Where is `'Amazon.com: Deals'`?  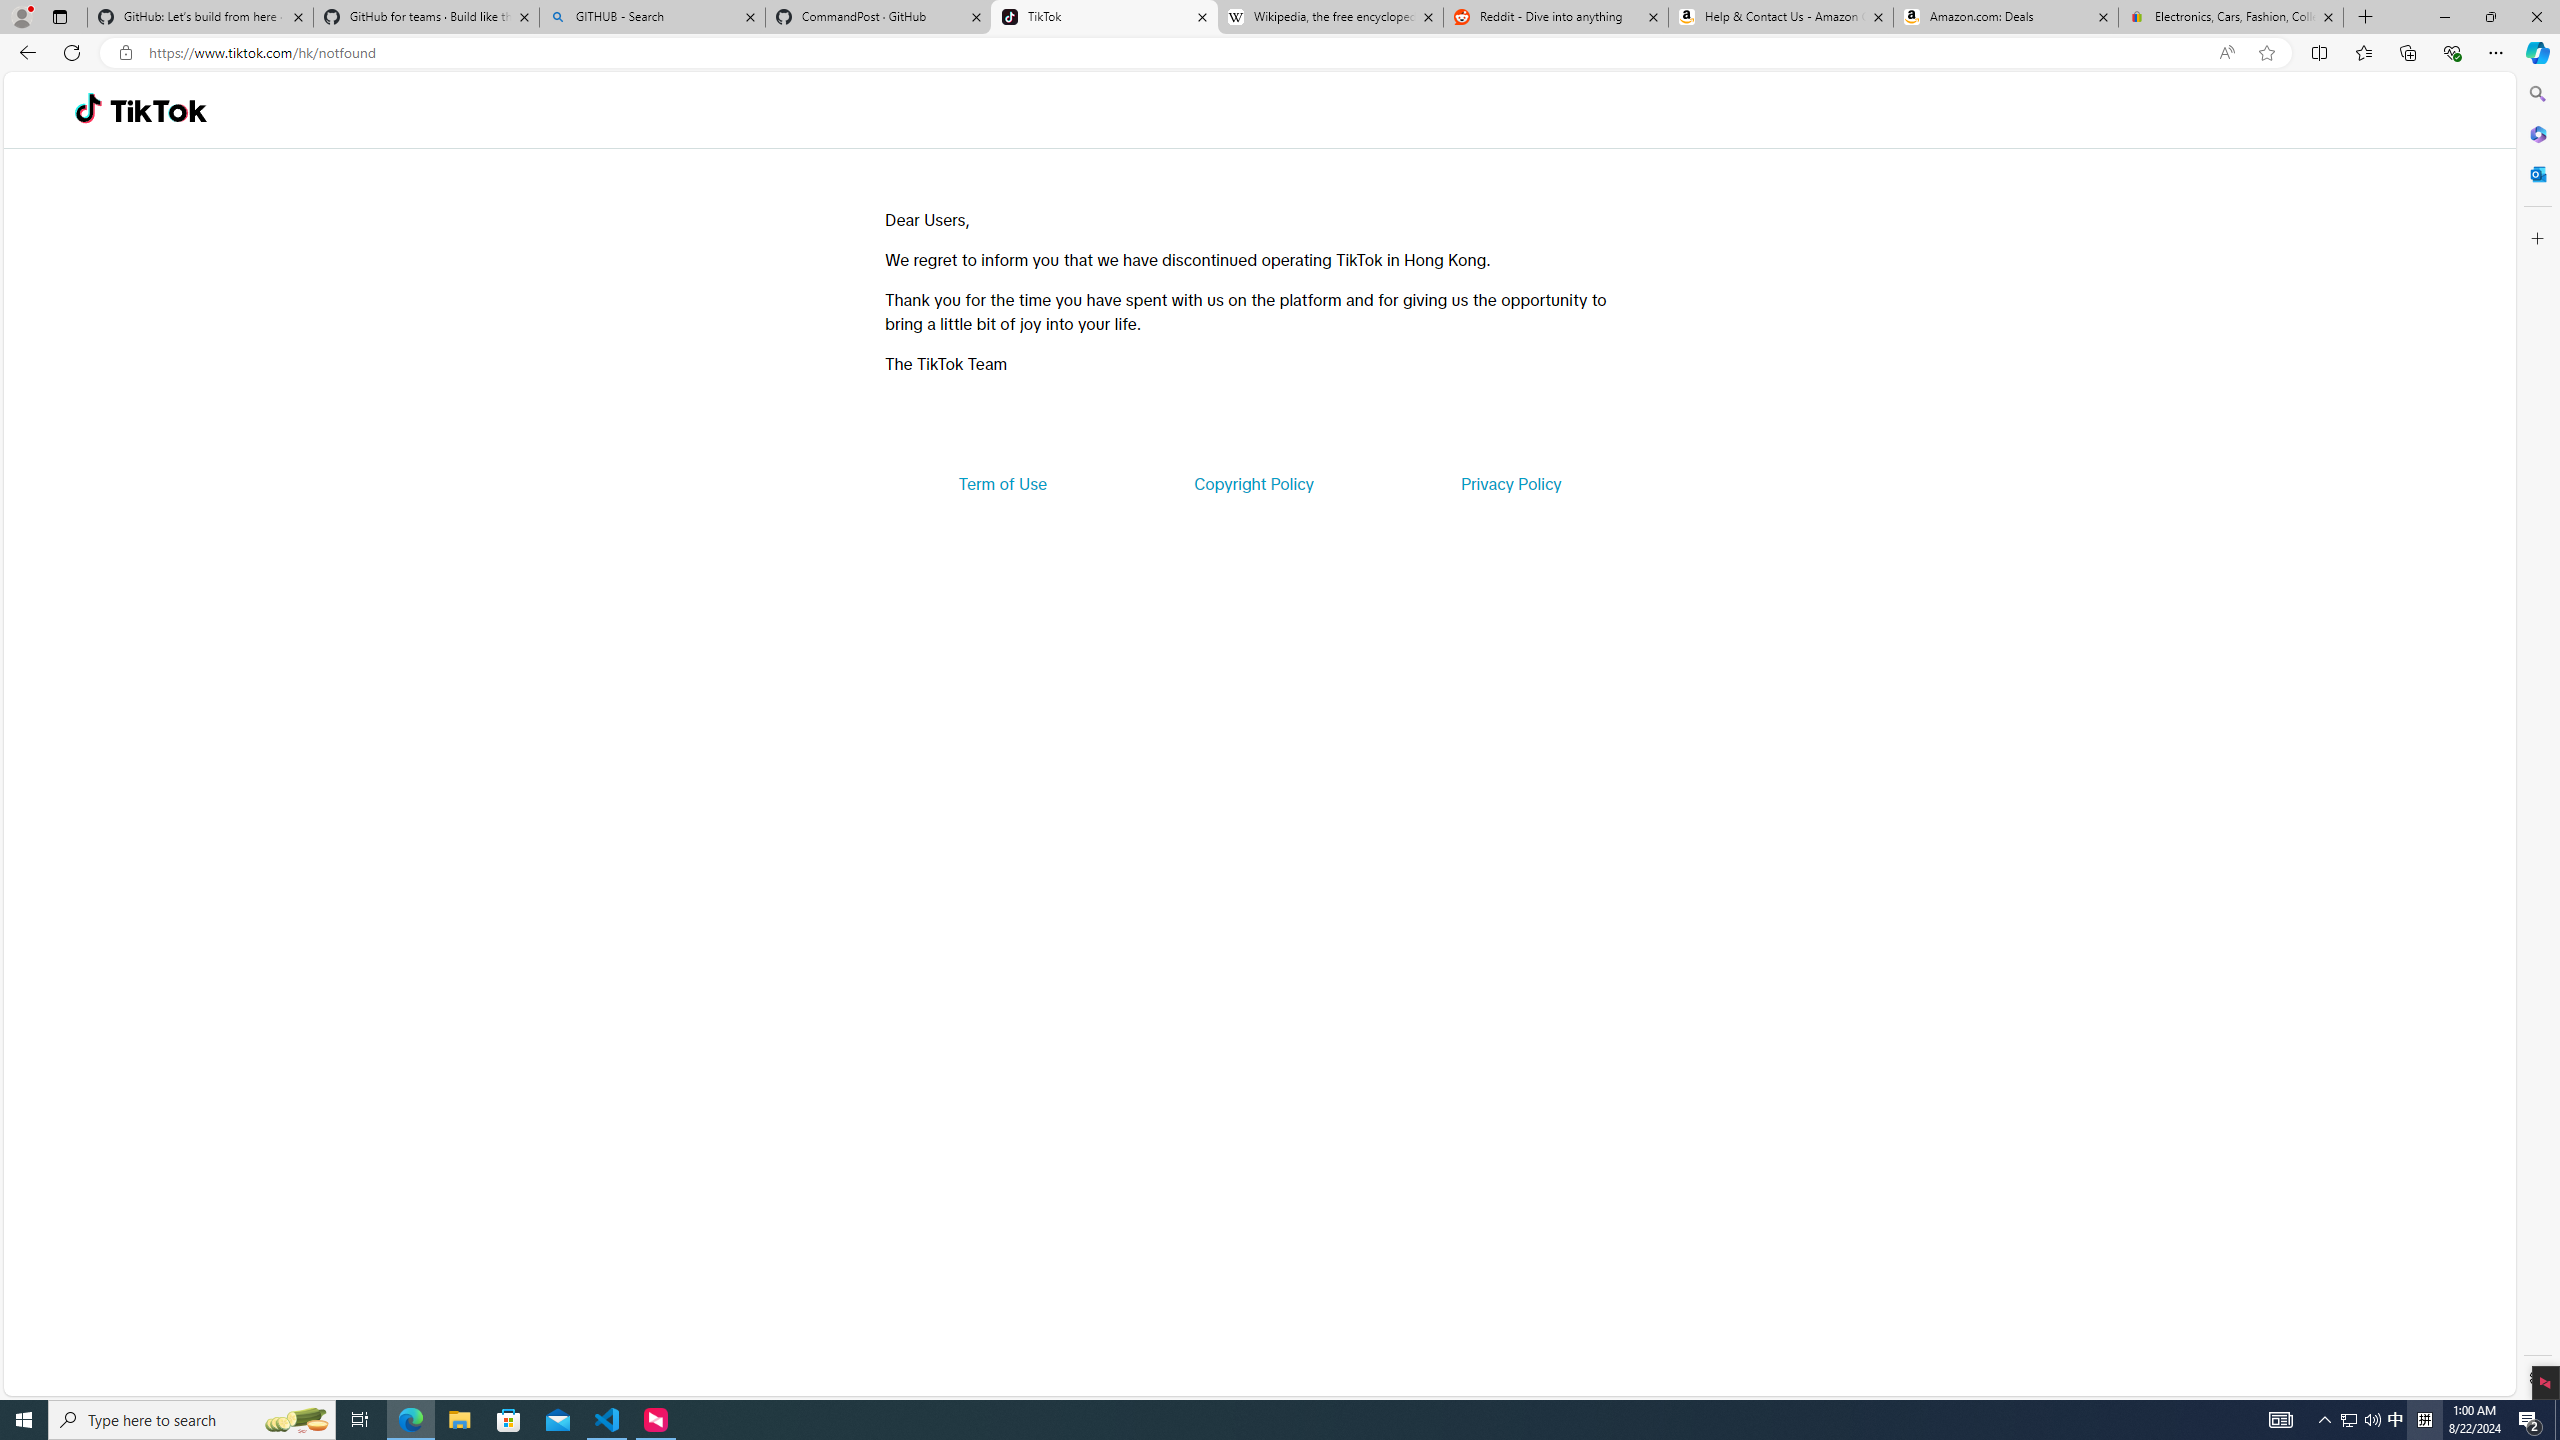
'Amazon.com: Deals' is located at coordinates (2005, 16).